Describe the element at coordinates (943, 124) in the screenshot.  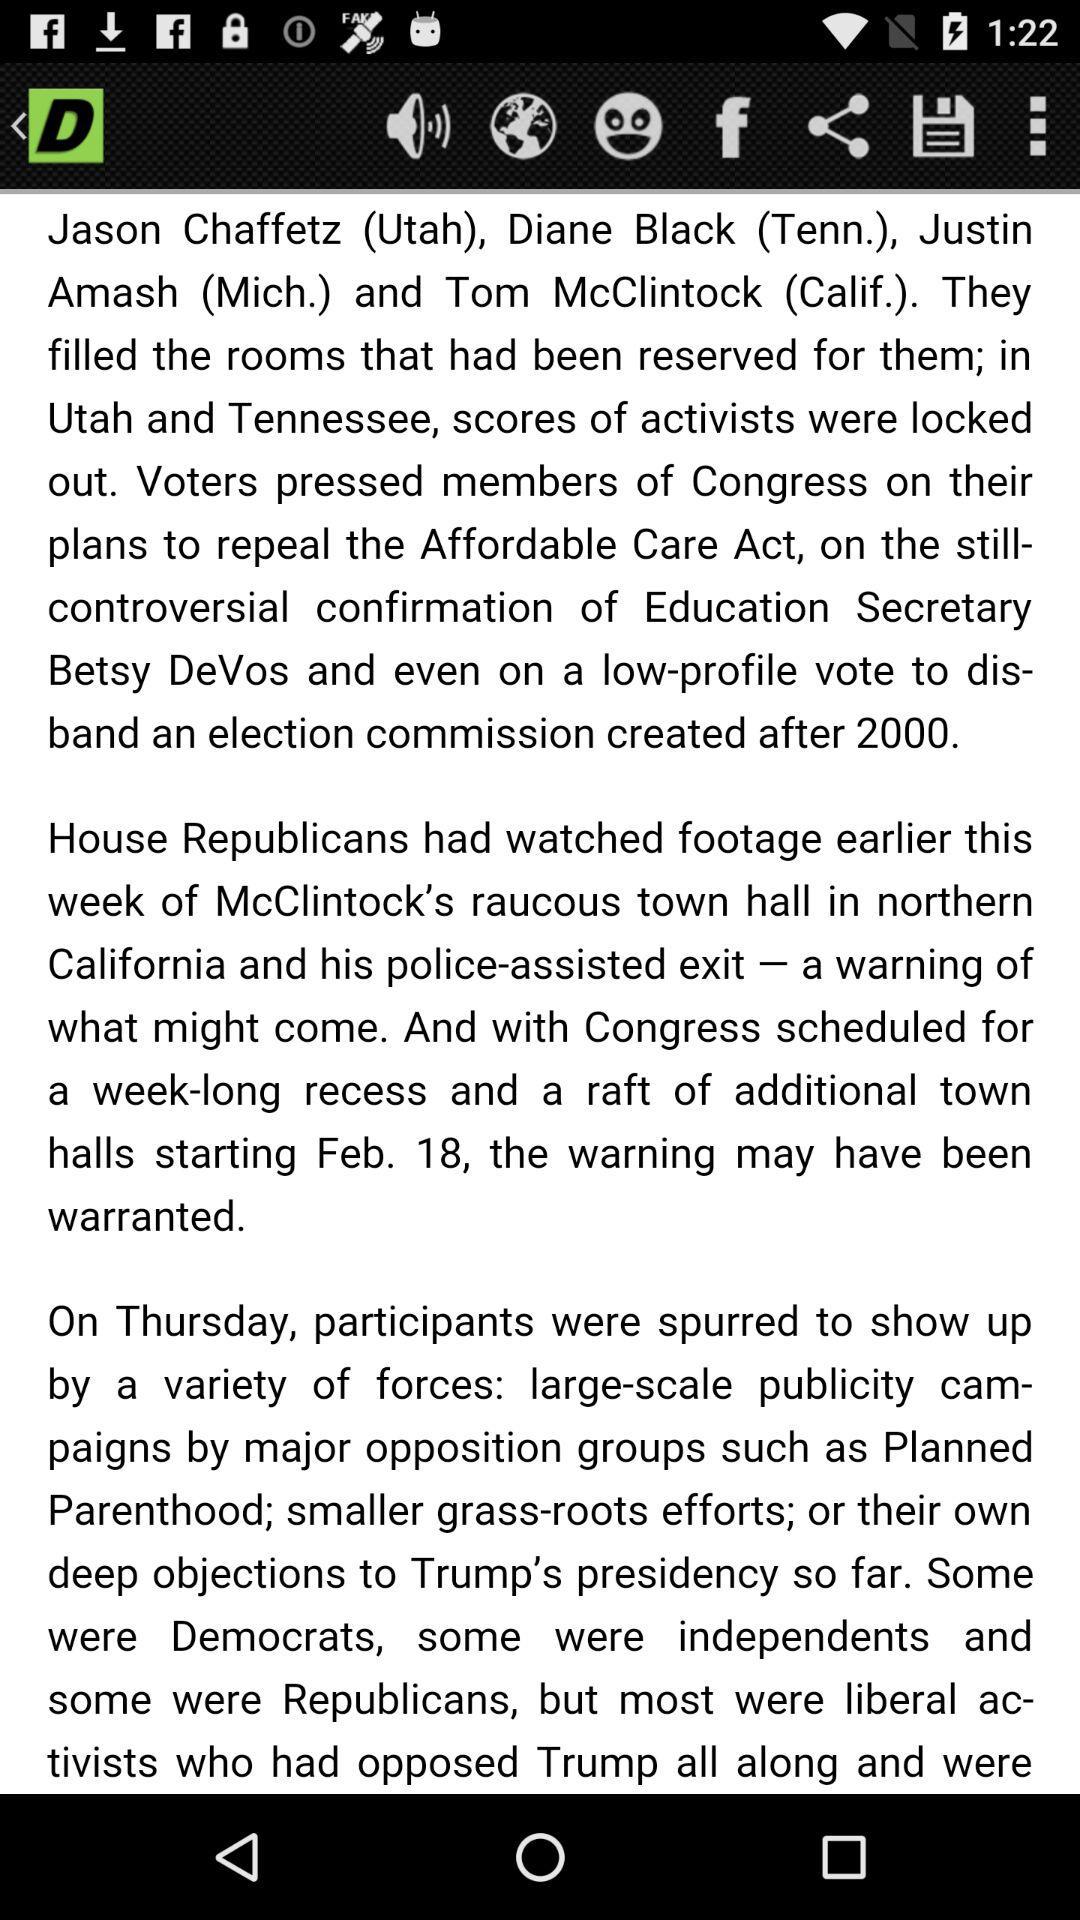
I see `this information` at that location.